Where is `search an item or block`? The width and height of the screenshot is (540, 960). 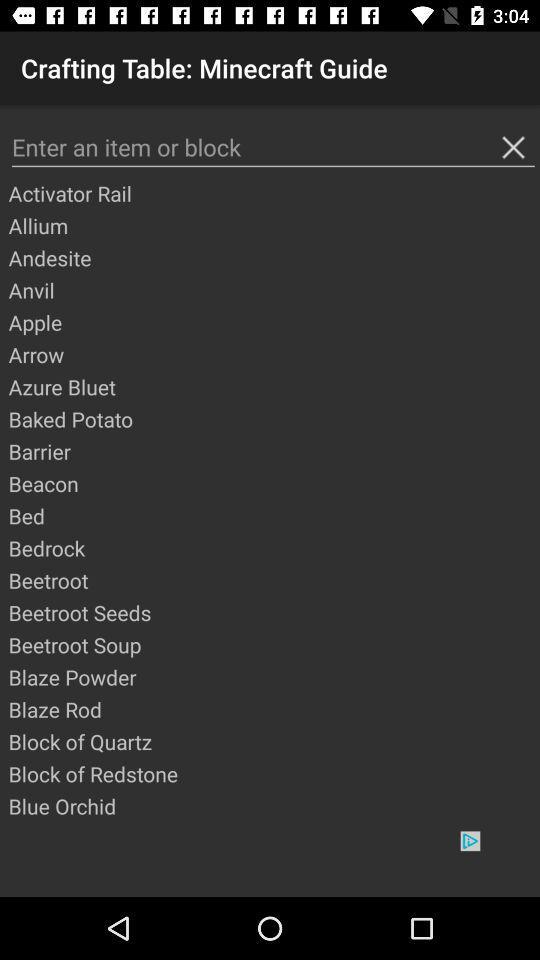
search an item or block is located at coordinates (272, 146).